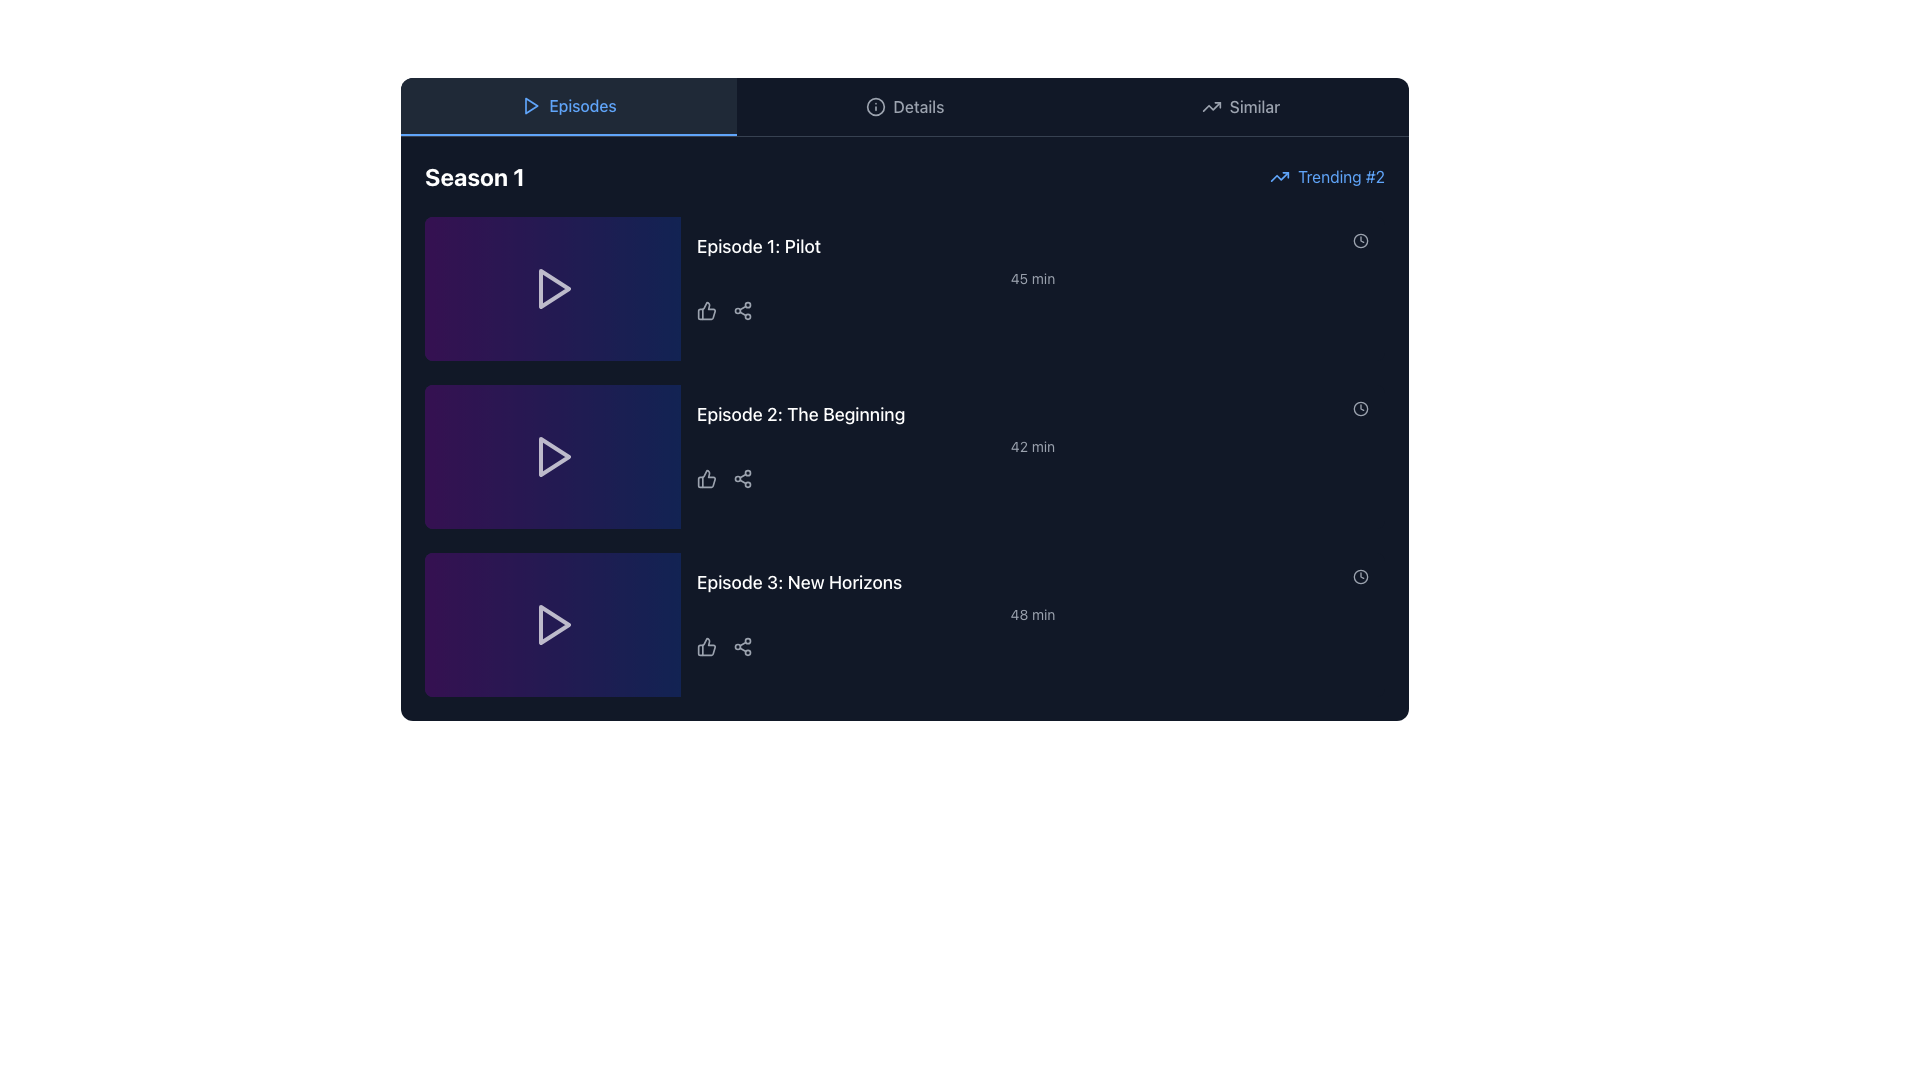 The width and height of the screenshot is (1920, 1080). What do you see at coordinates (798, 582) in the screenshot?
I see `the Text label that indicates the title of the third episode in the series, which is positioned to the right of the thumbnail for 'Episode 3'` at bounding box center [798, 582].